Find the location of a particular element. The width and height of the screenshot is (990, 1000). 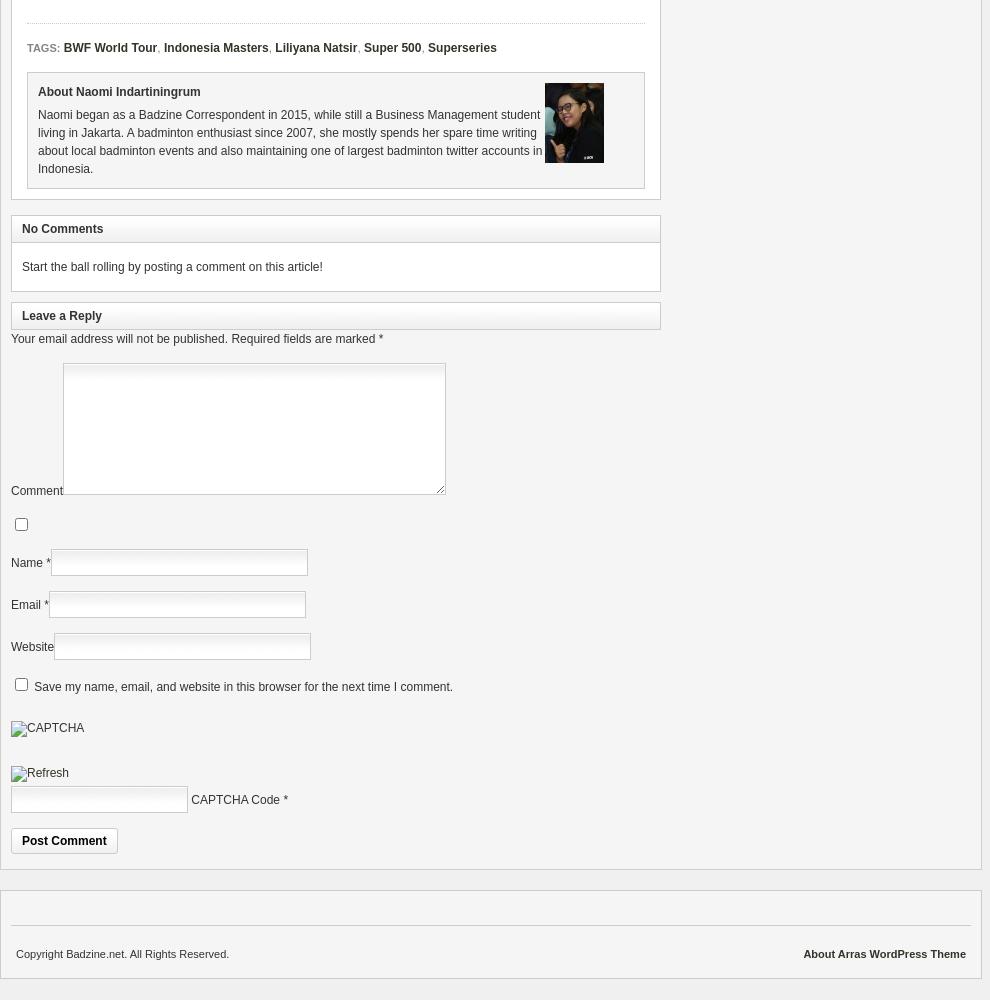

'Indonesia Masters' is located at coordinates (162, 48).